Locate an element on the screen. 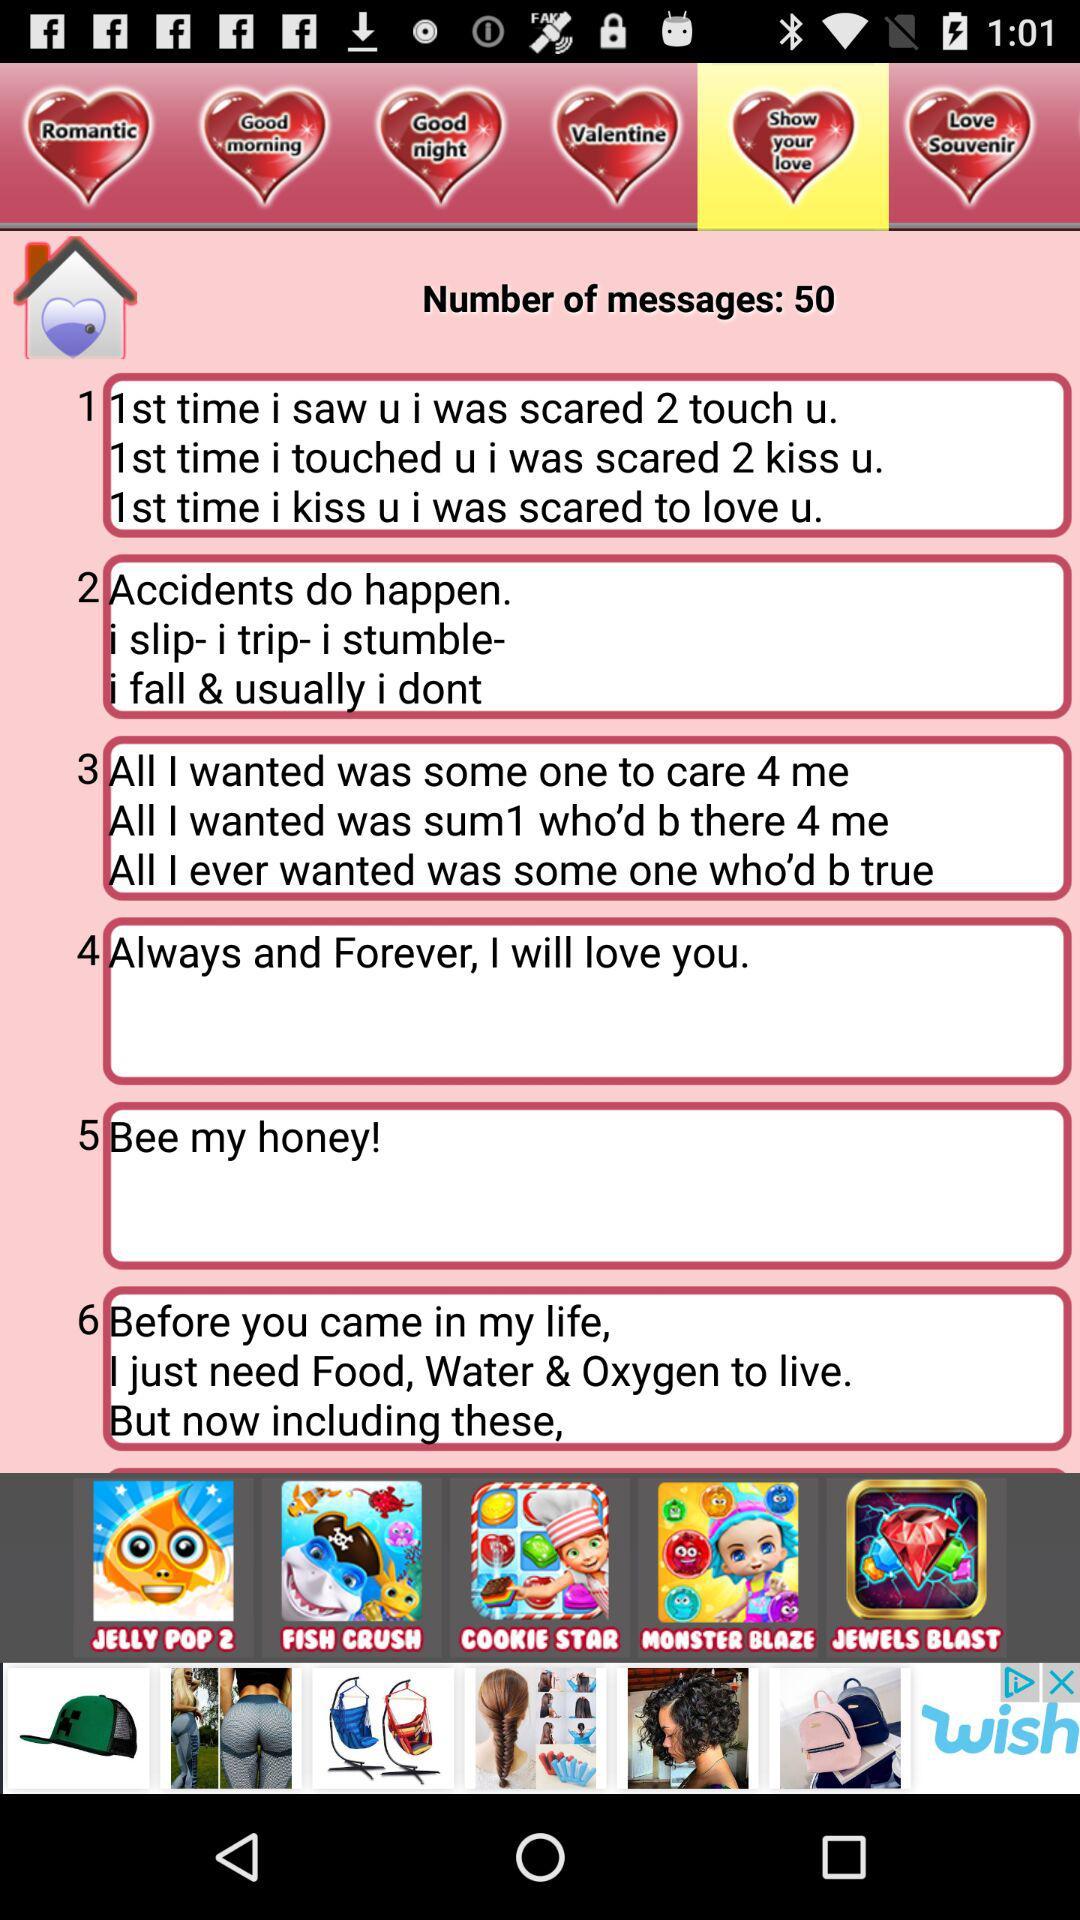 This screenshot has width=1080, height=1920. the settings icon is located at coordinates (350, 1678).